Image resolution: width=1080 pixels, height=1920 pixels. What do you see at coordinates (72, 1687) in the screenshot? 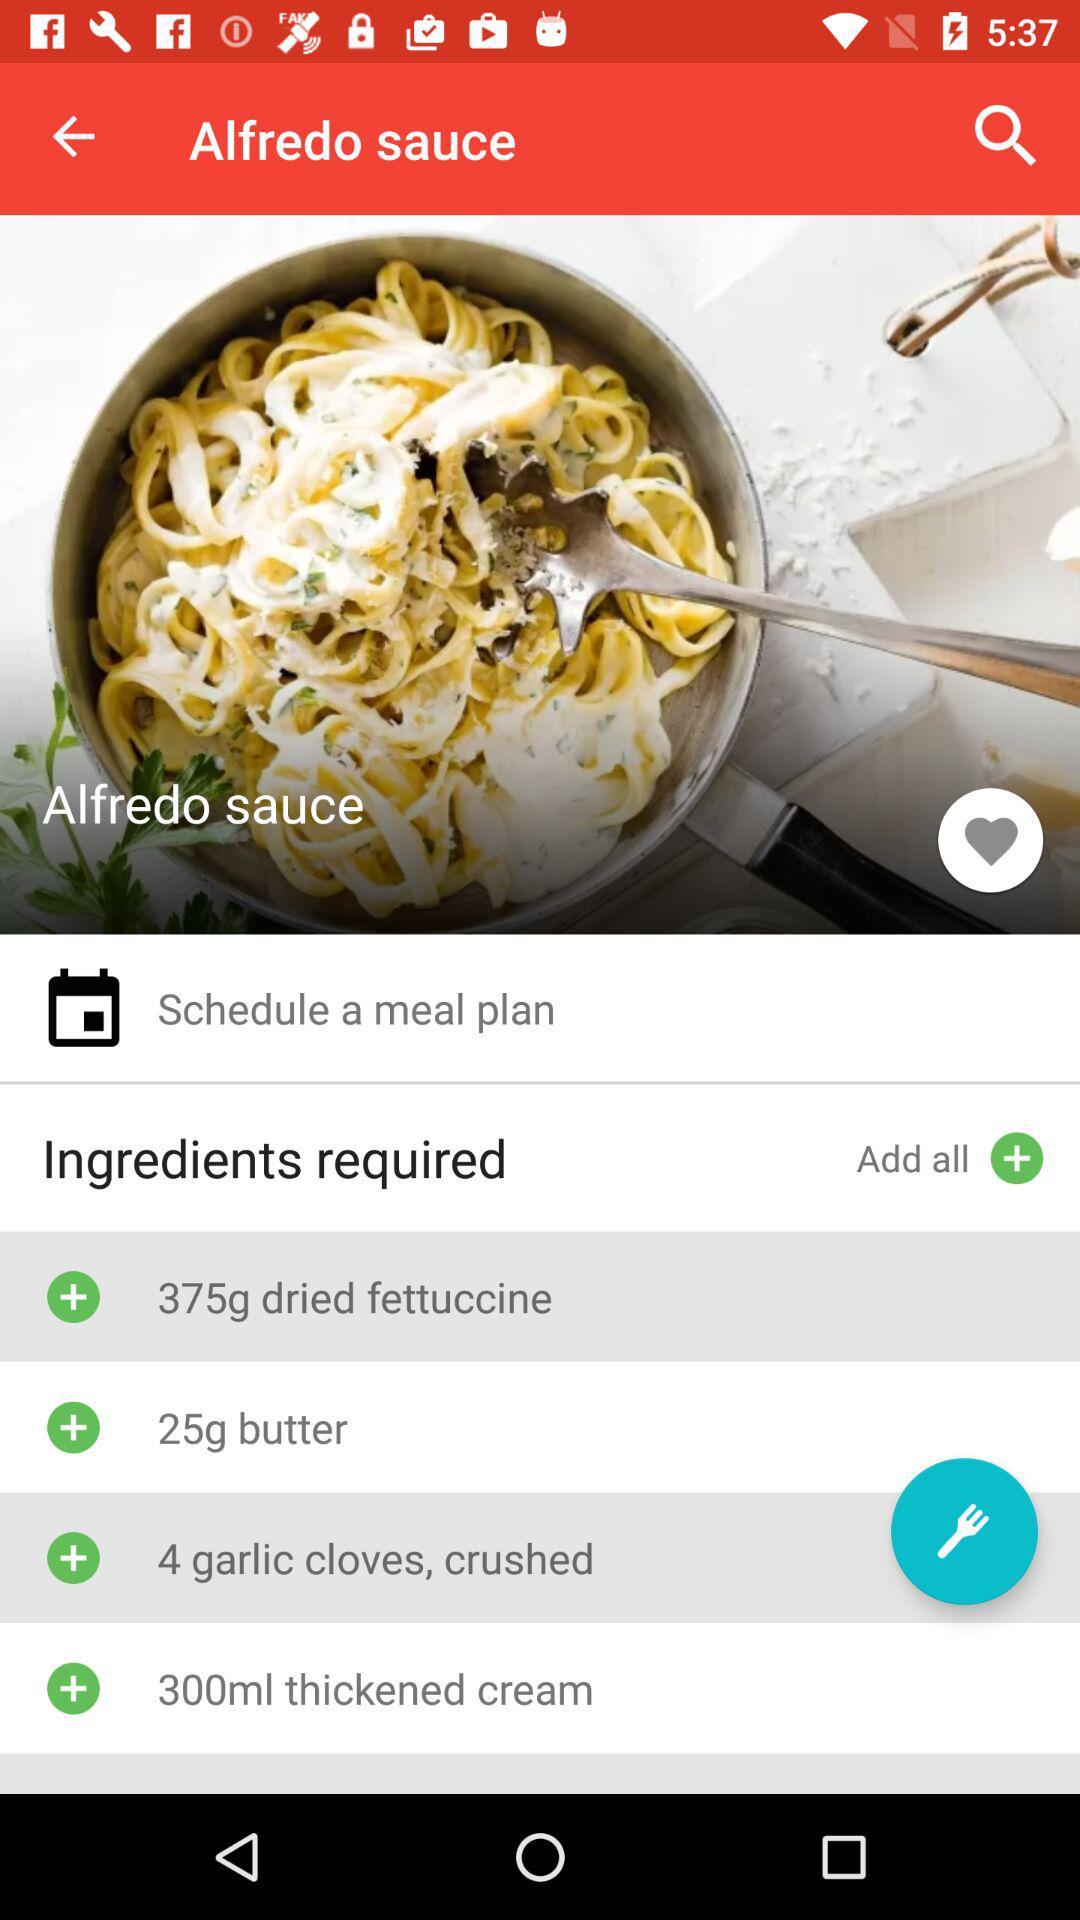
I see `symbol which is left to the text 300ml thickened cream` at bounding box center [72, 1687].